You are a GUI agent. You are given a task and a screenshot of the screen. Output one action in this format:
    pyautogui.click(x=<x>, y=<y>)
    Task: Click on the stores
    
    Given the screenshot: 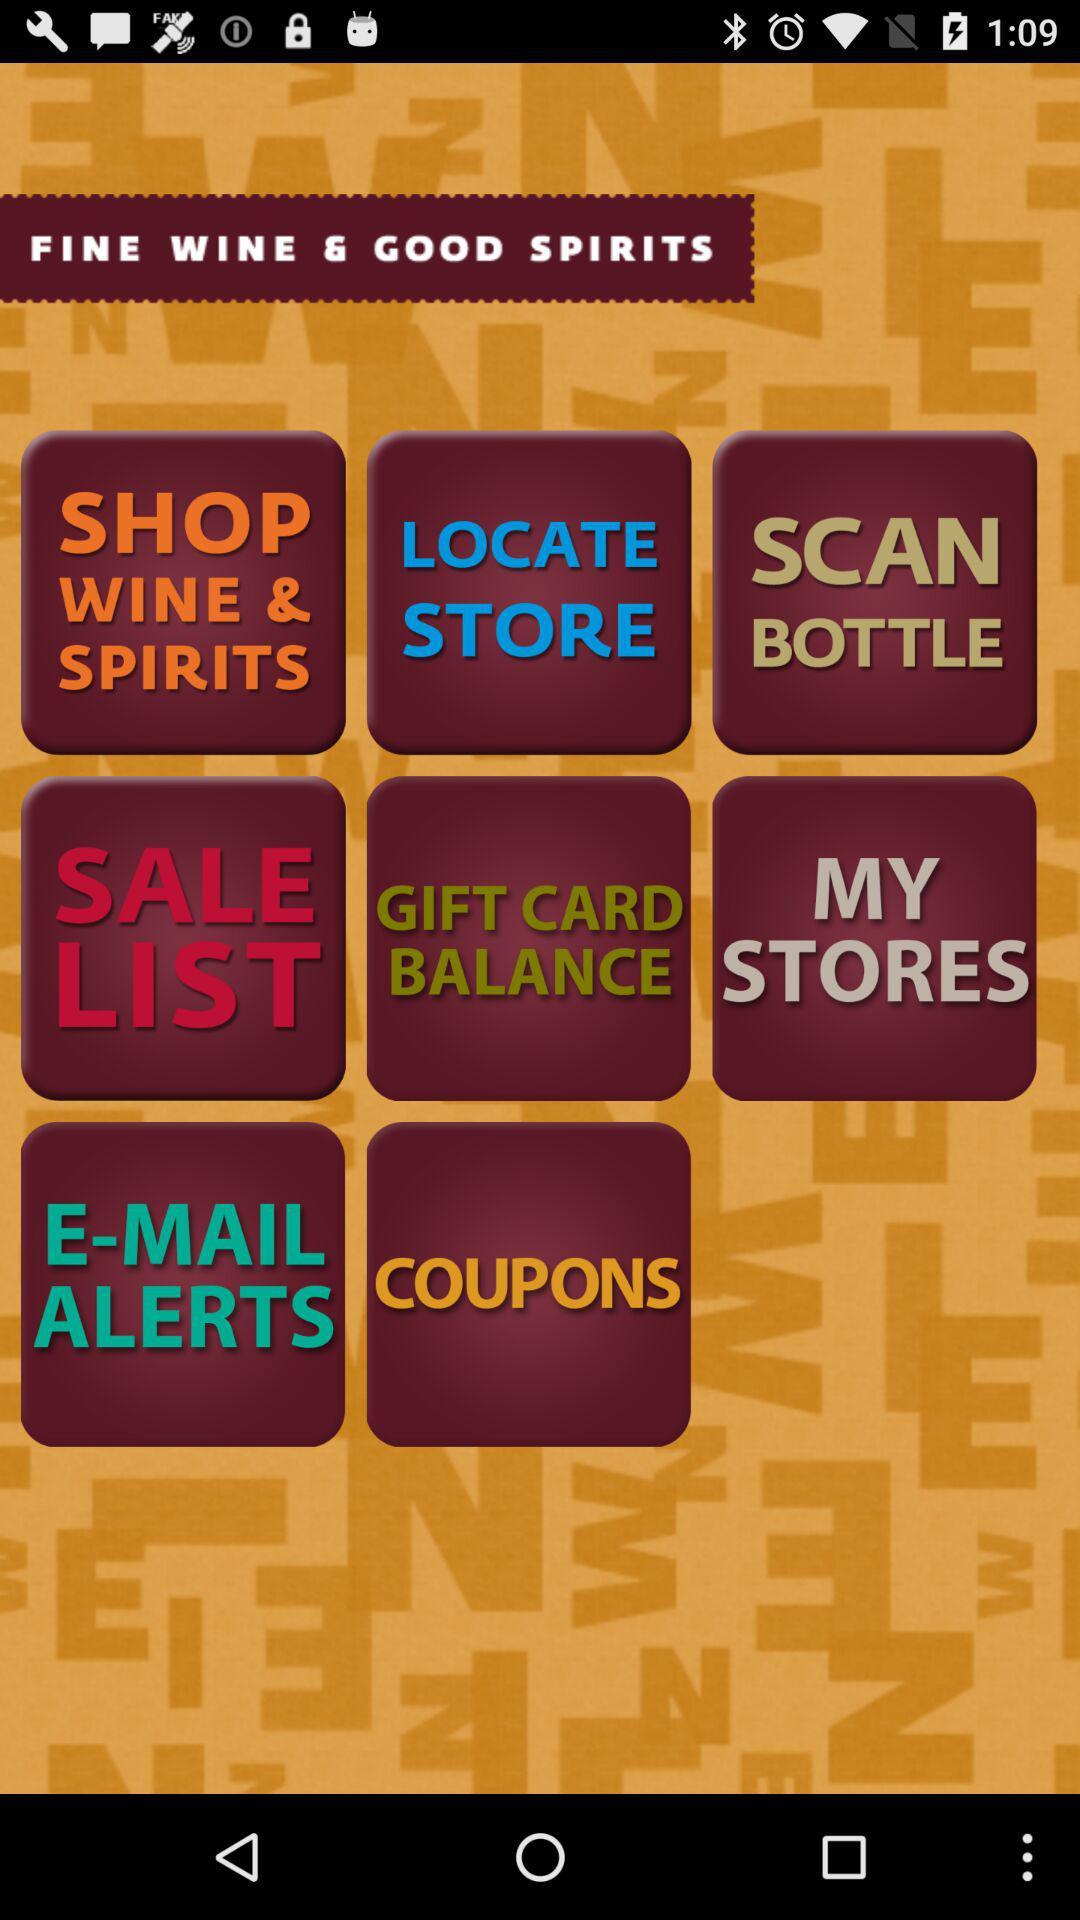 What is the action you would take?
    pyautogui.click(x=873, y=937)
    